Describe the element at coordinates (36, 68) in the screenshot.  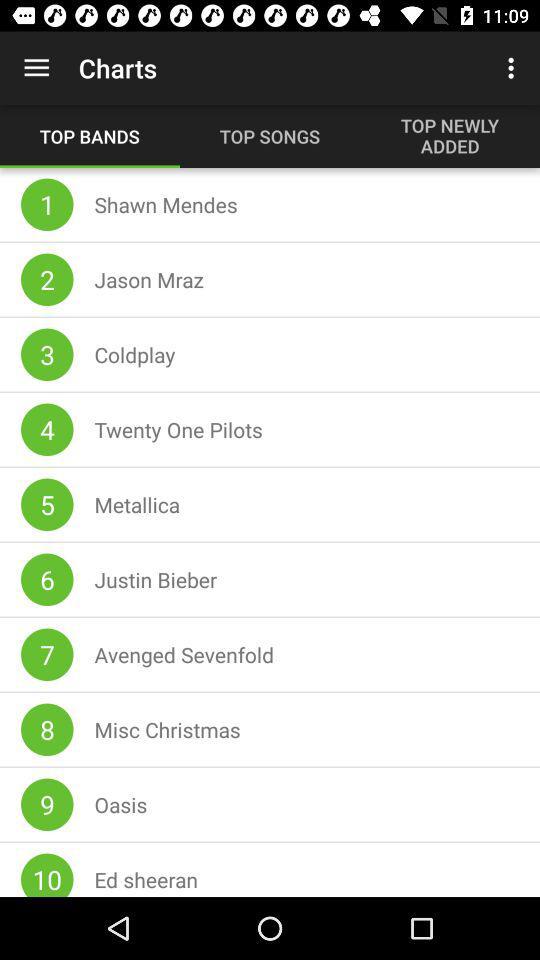
I see `item above top bands item` at that location.